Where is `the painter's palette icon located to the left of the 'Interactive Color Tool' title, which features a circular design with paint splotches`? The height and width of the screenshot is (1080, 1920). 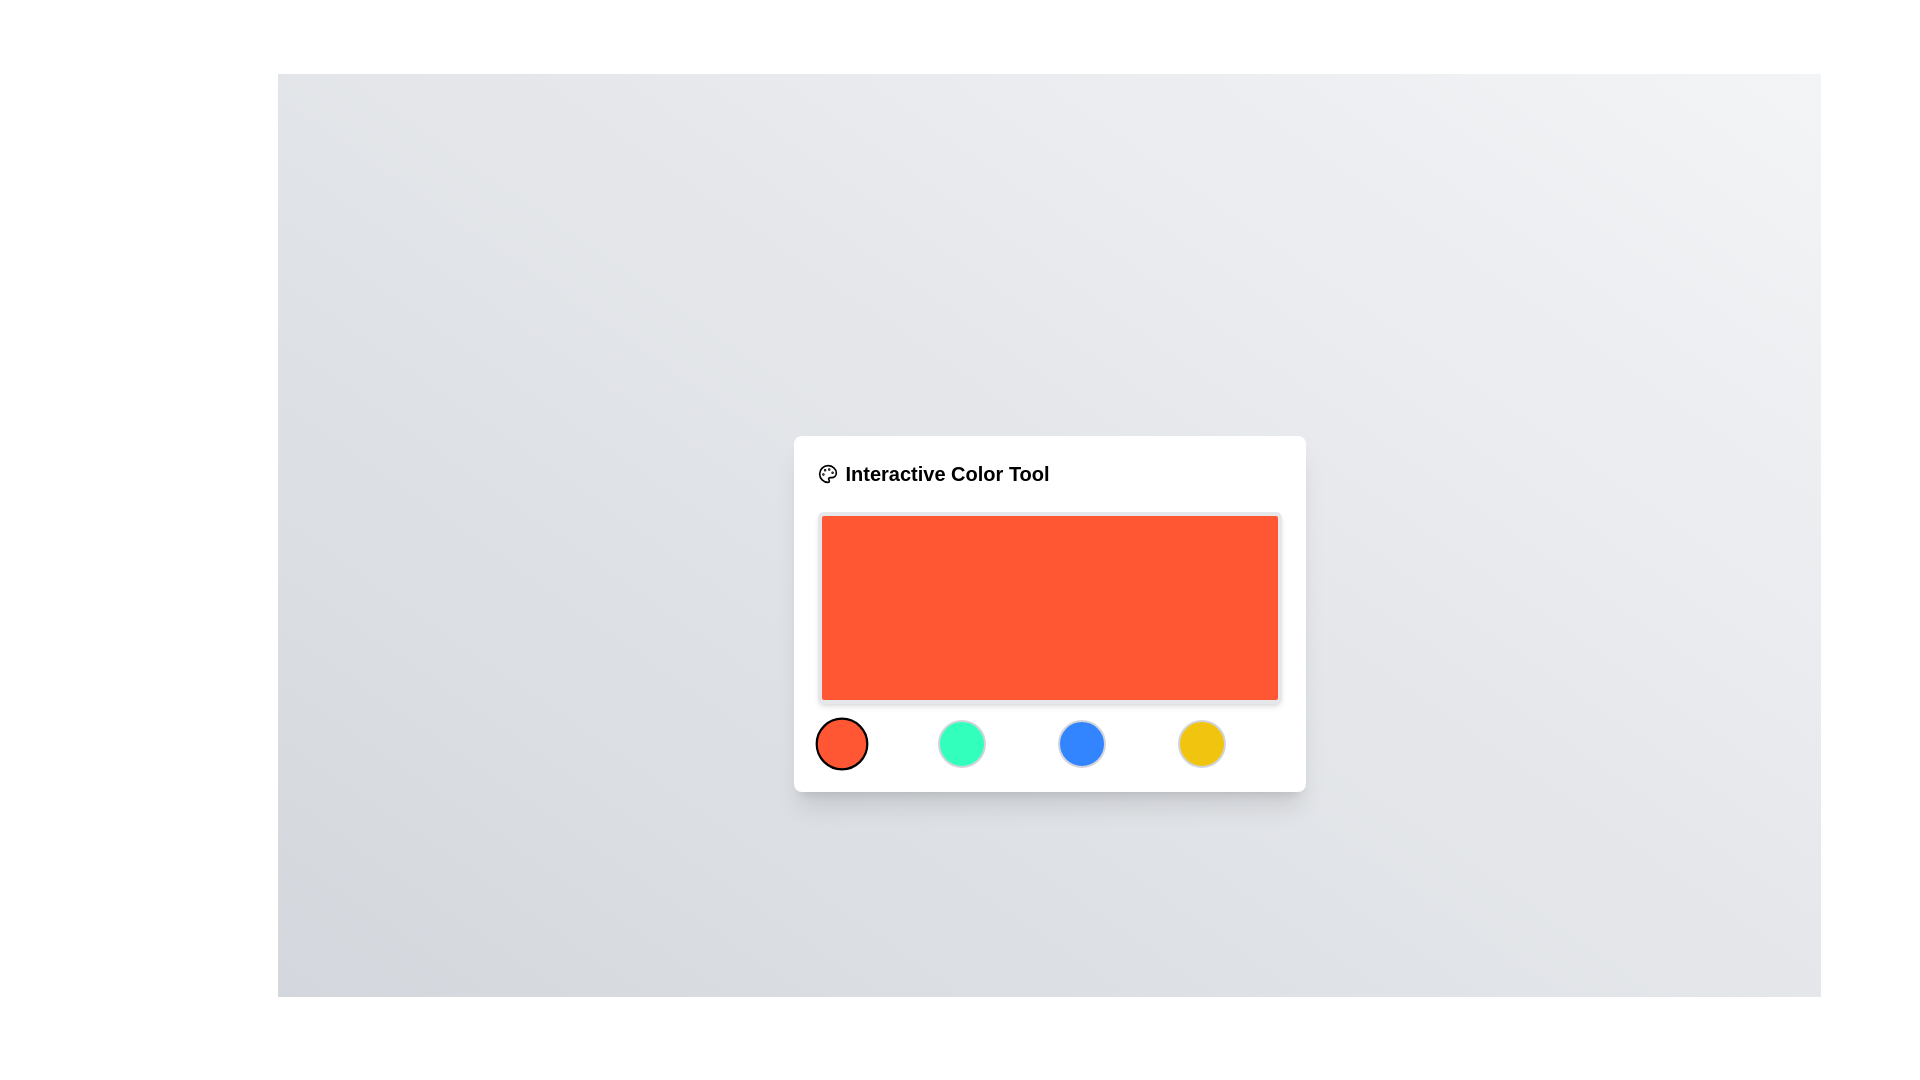 the painter's palette icon located to the left of the 'Interactive Color Tool' title, which features a circular design with paint splotches is located at coordinates (827, 474).